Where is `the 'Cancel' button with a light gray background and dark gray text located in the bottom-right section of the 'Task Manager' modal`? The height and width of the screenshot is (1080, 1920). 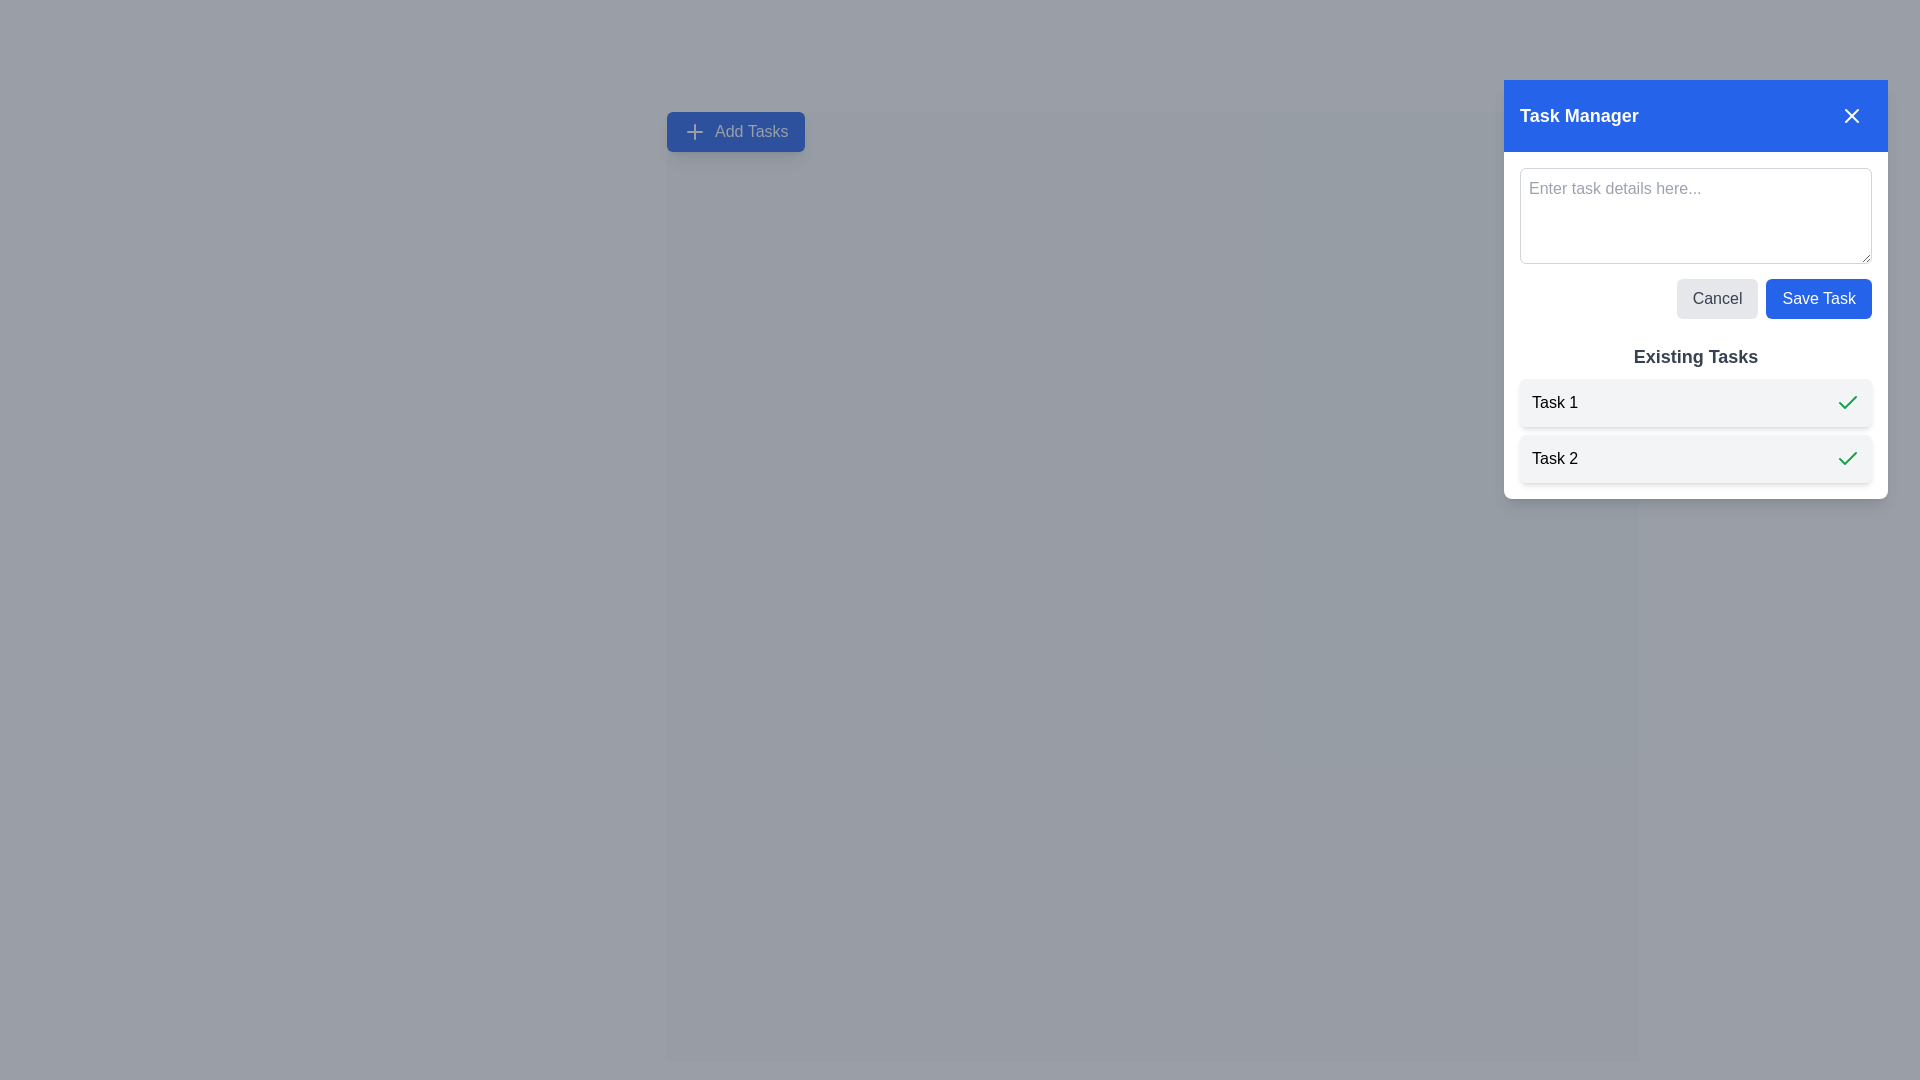 the 'Cancel' button with a light gray background and dark gray text located in the bottom-right section of the 'Task Manager' modal is located at coordinates (1716, 299).